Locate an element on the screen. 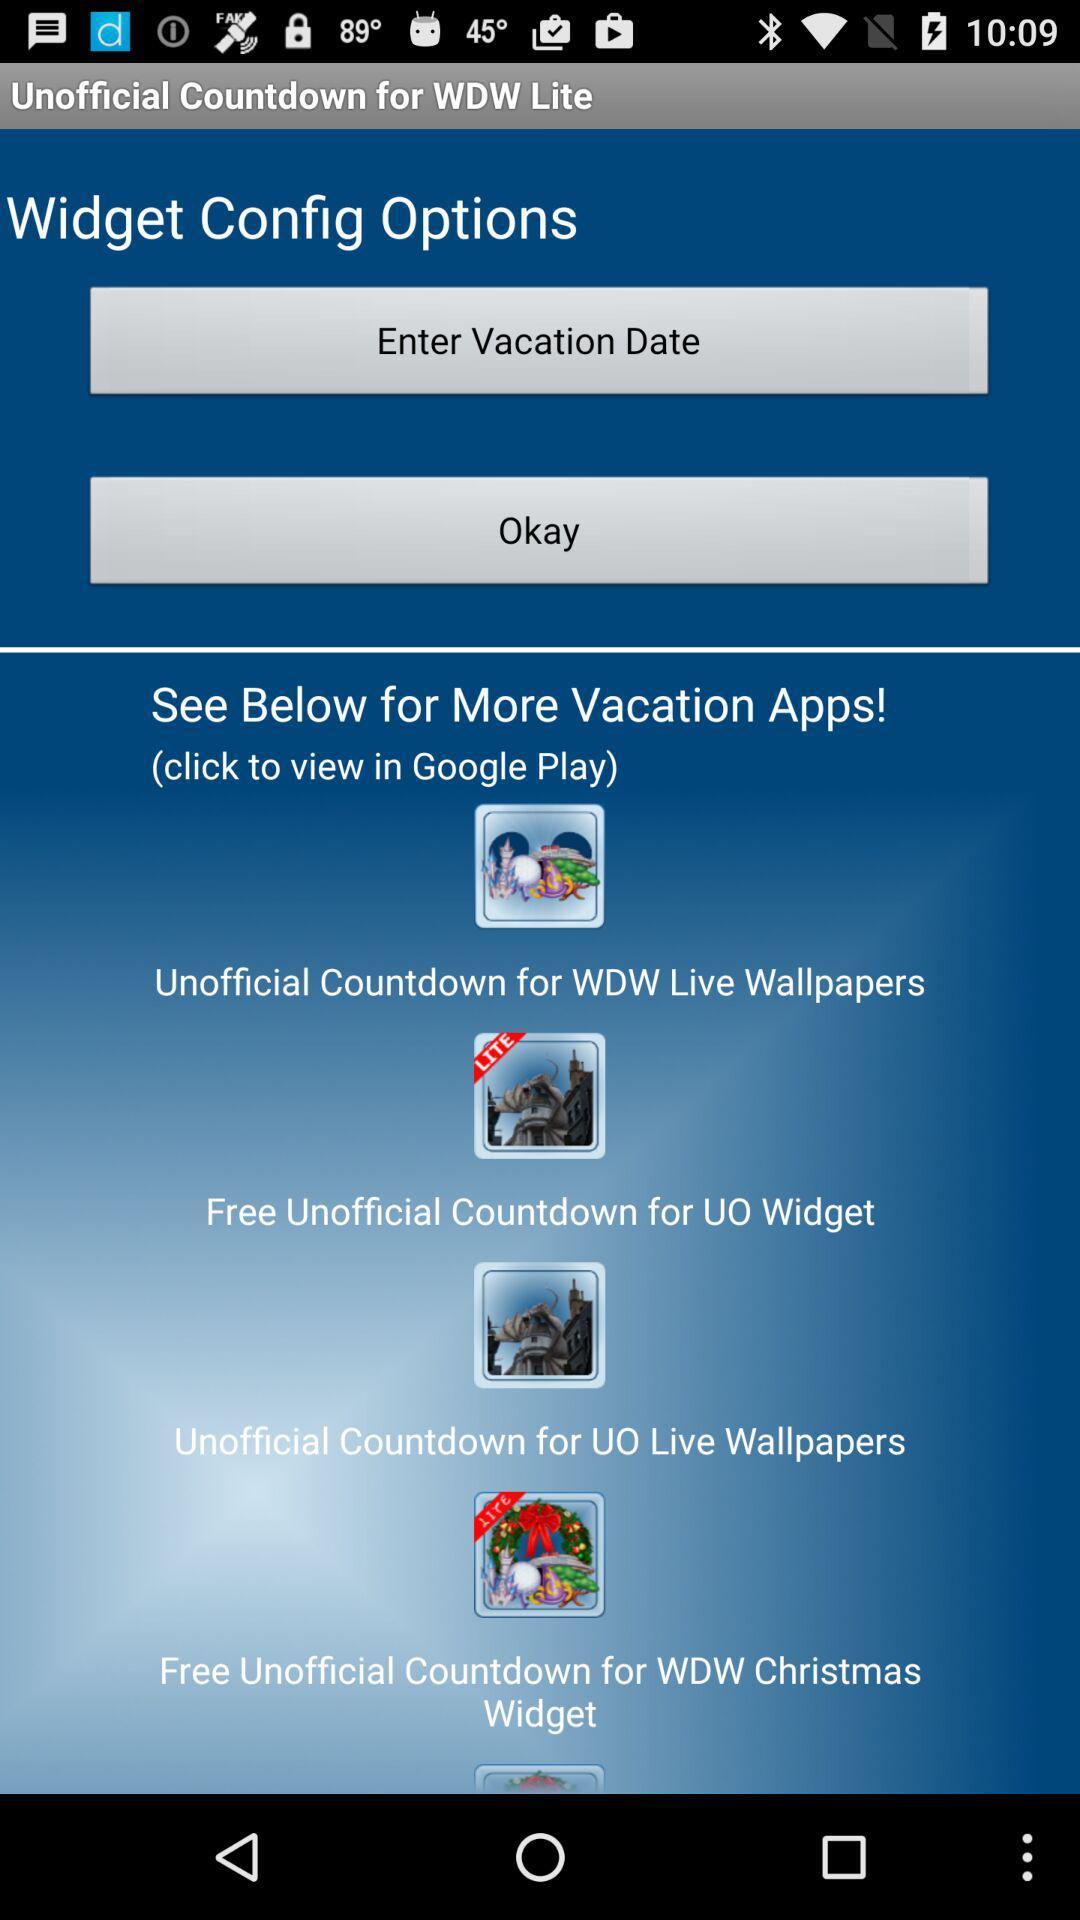 The width and height of the screenshot is (1080, 1920). the enter vacation date button is located at coordinates (538, 346).